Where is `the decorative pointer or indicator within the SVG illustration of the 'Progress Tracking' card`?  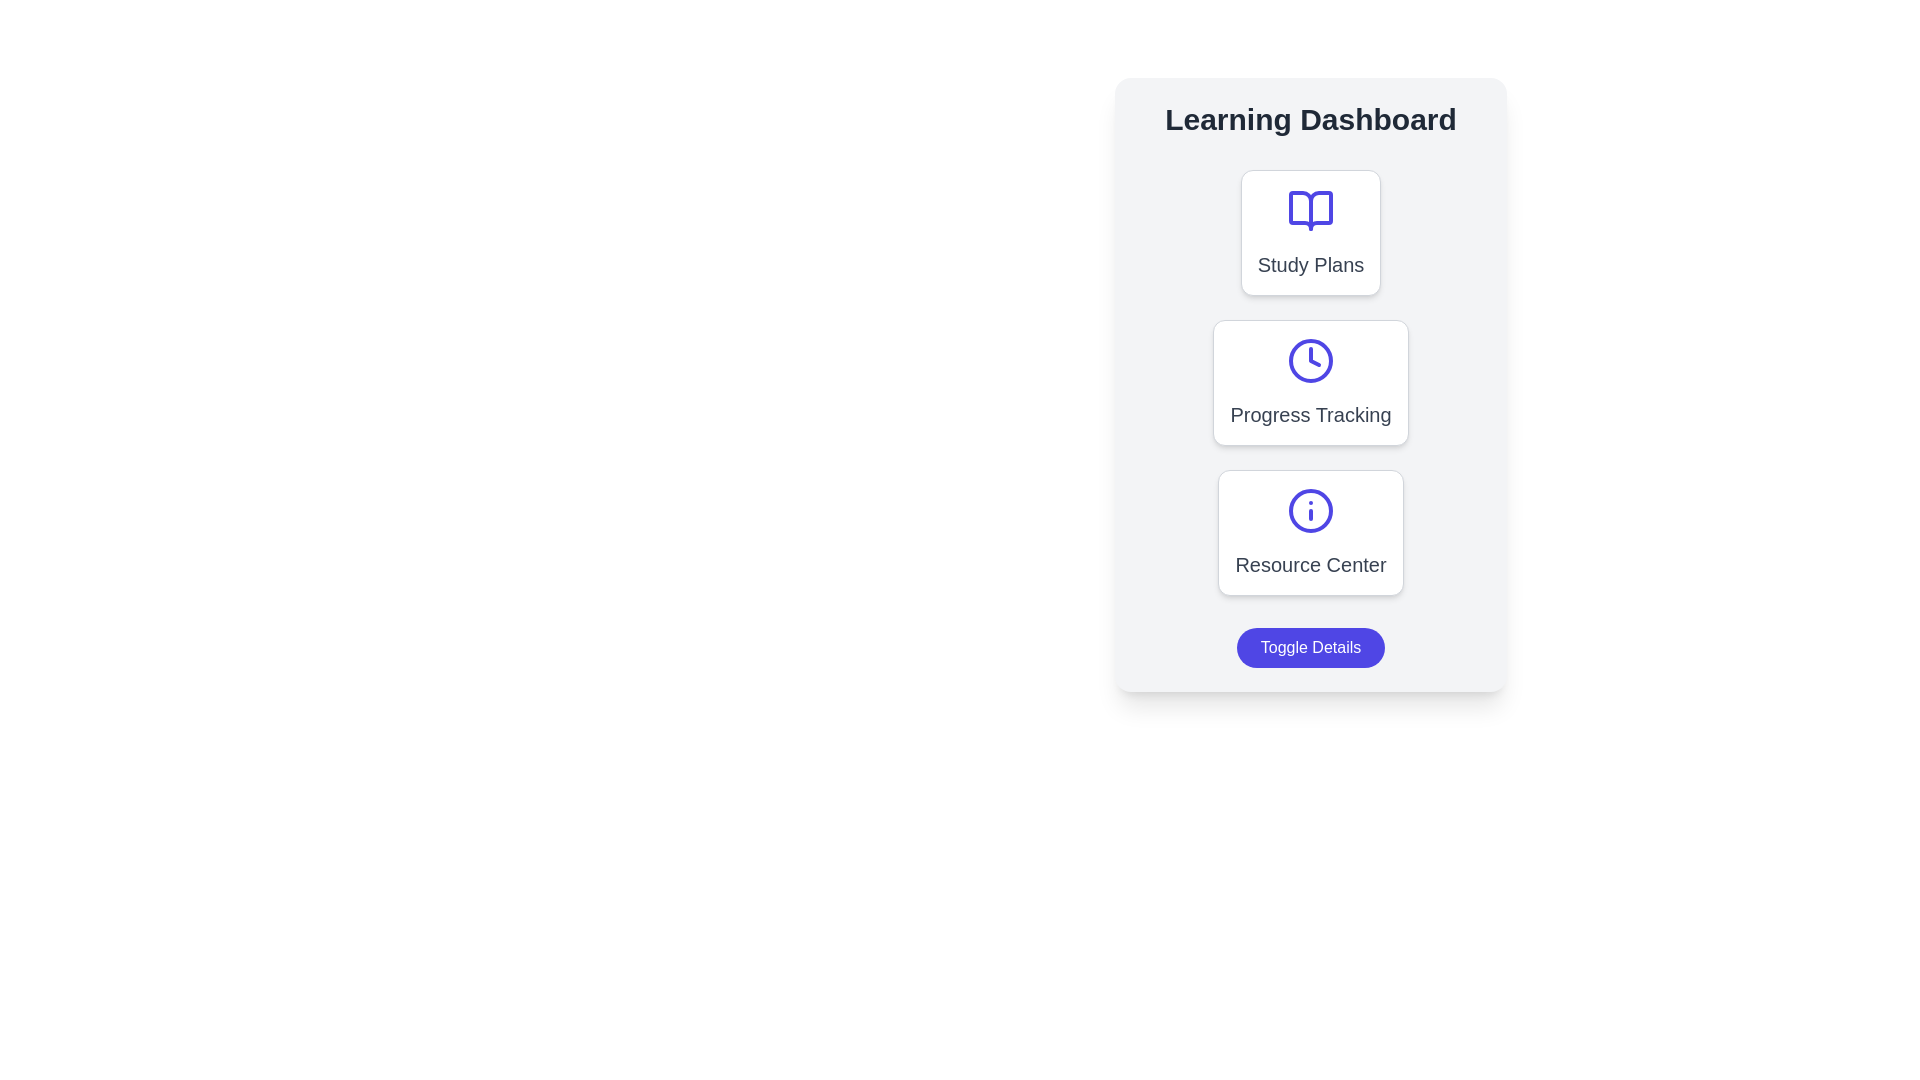
the decorative pointer or indicator within the SVG illustration of the 'Progress Tracking' card is located at coordinates (1315, 356).